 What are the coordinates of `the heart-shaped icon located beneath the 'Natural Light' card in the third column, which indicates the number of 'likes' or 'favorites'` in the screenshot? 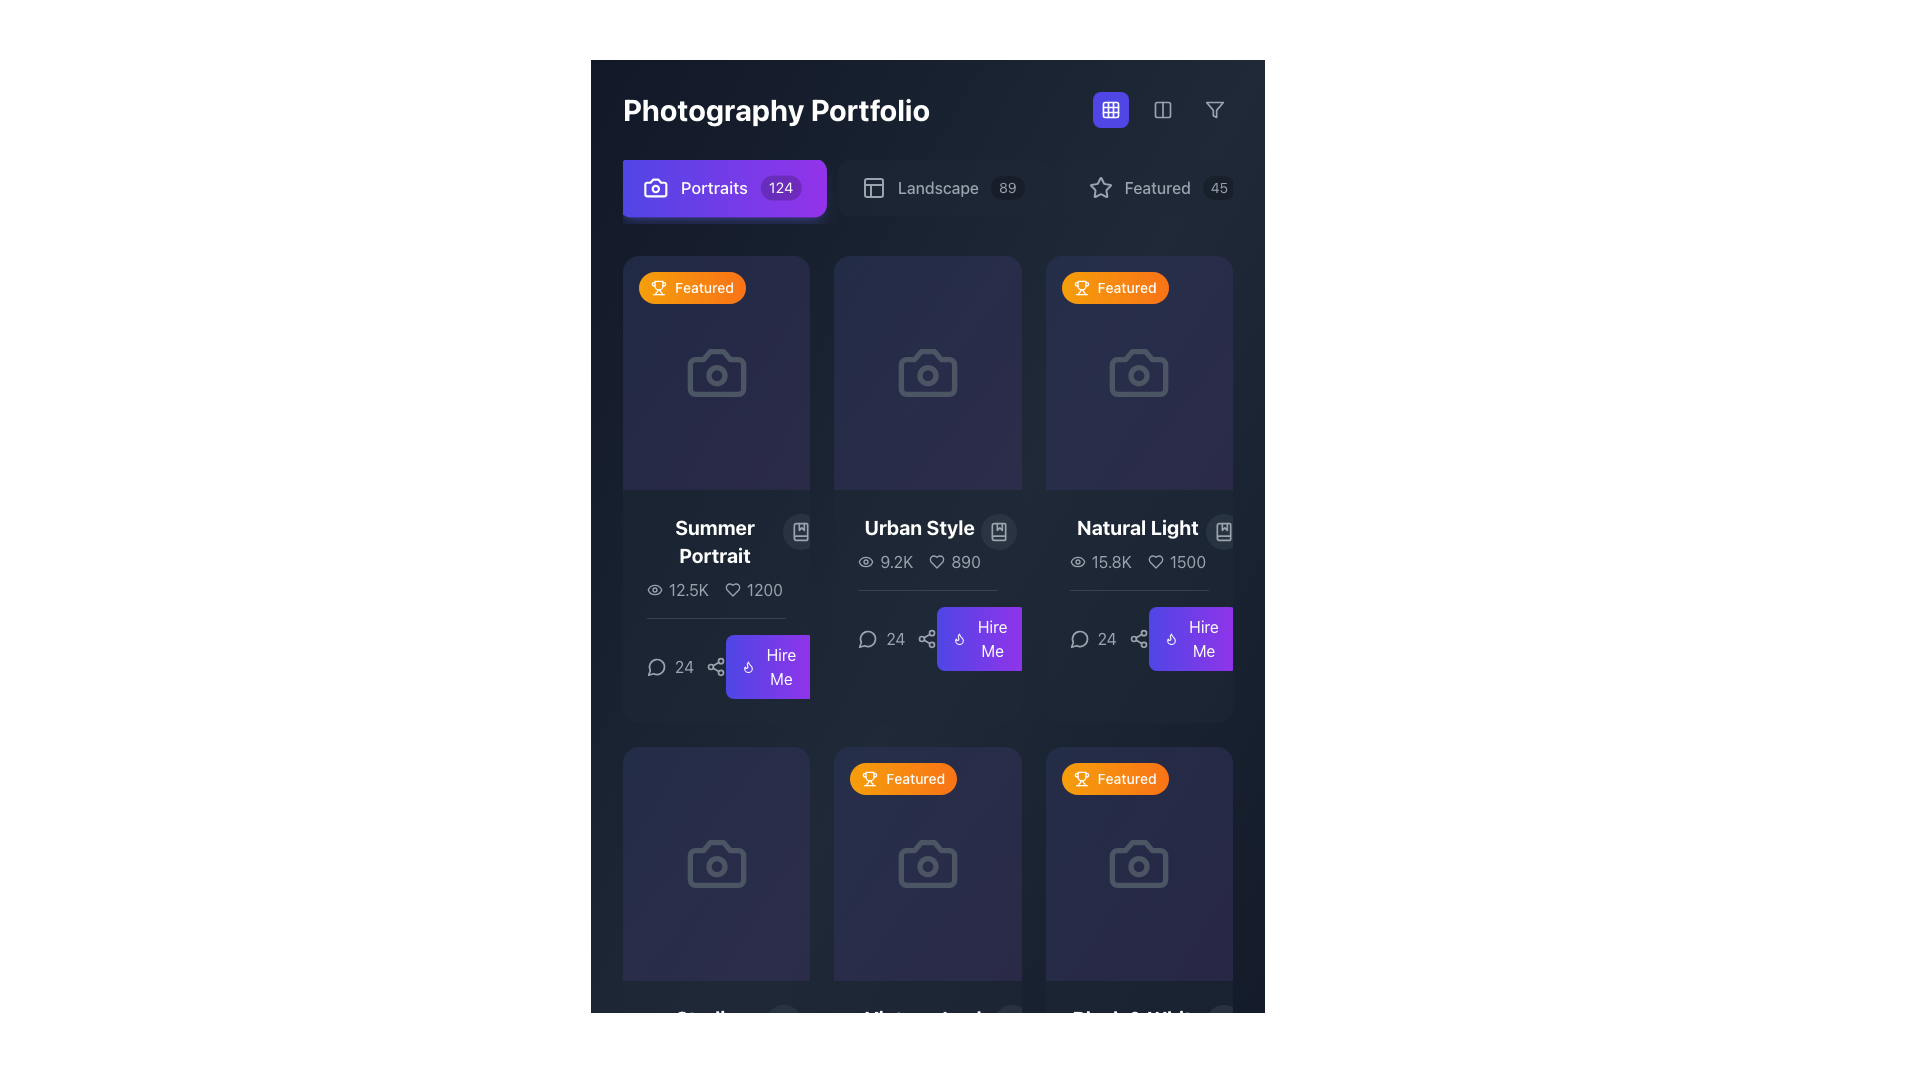 It's located at (1155, 562).